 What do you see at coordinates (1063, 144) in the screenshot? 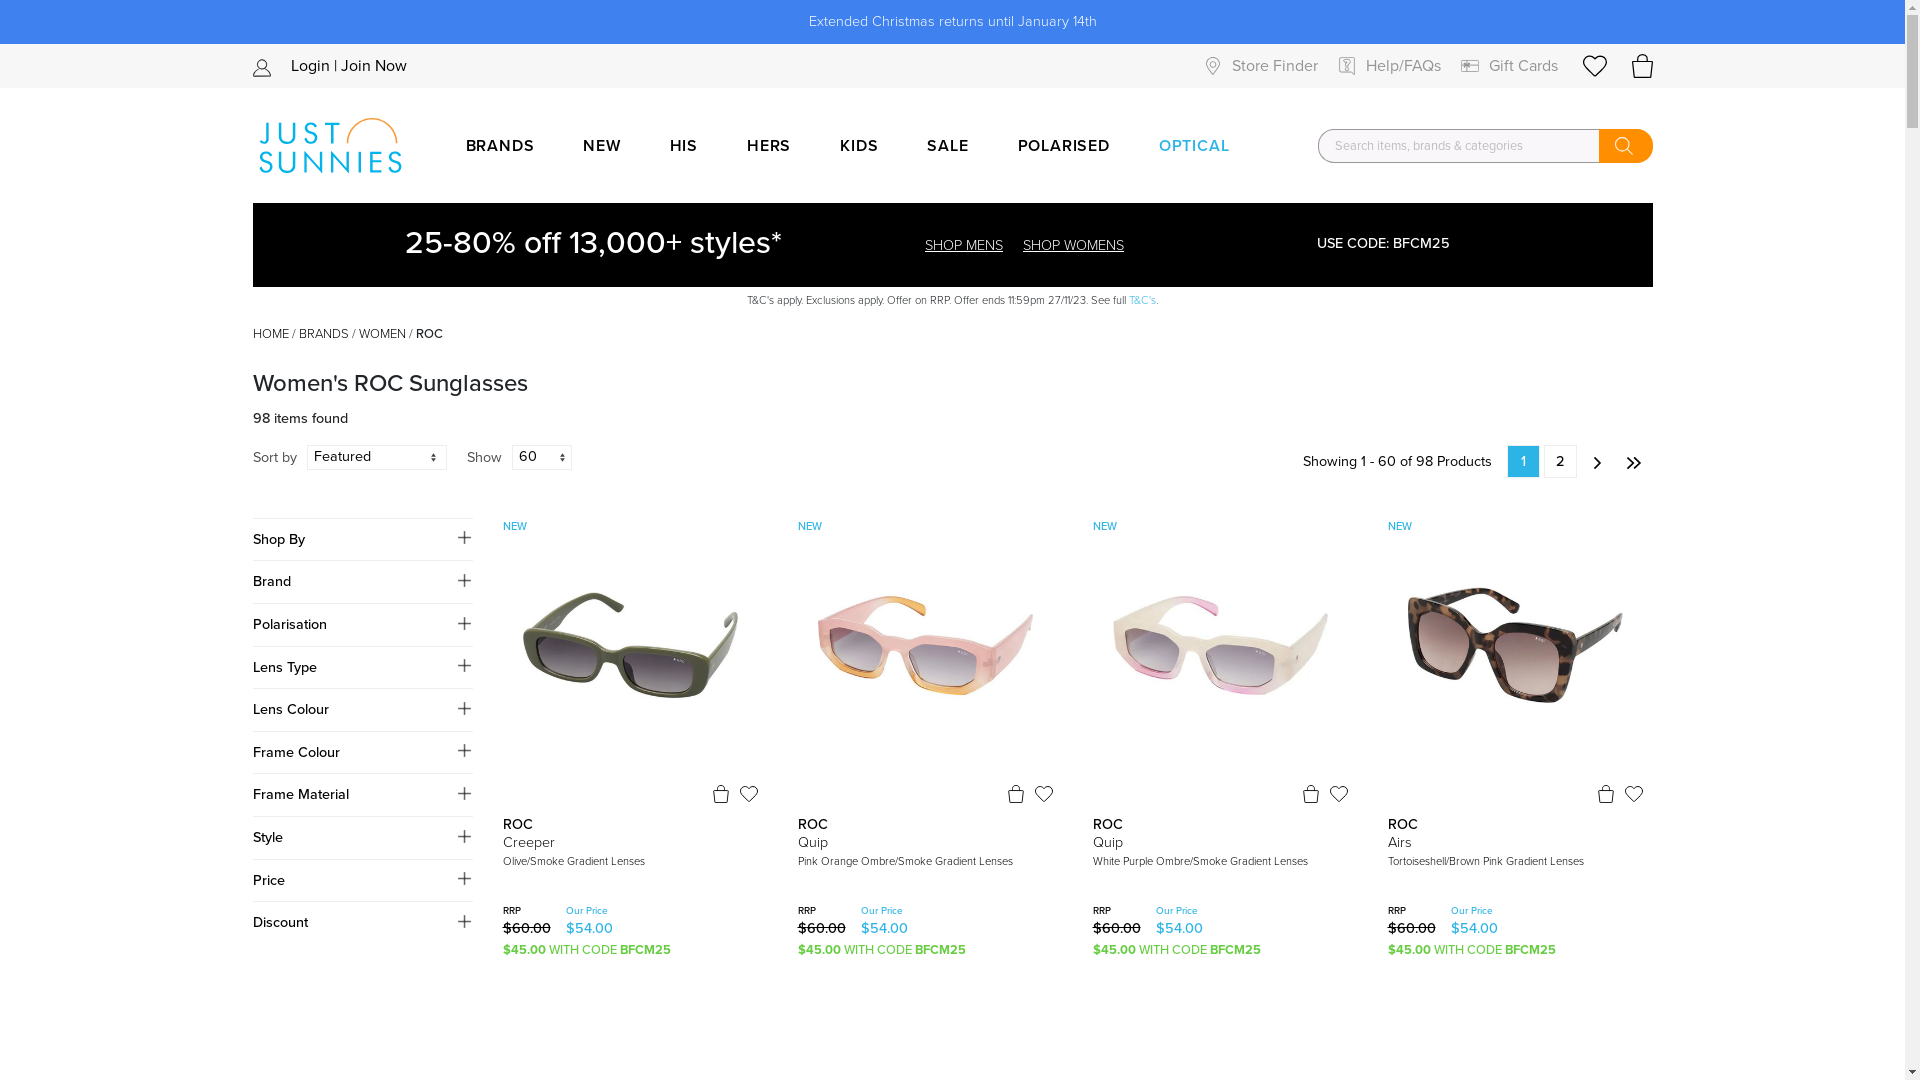
I see `'POLARISED'` at bounding box center [1063, 144].